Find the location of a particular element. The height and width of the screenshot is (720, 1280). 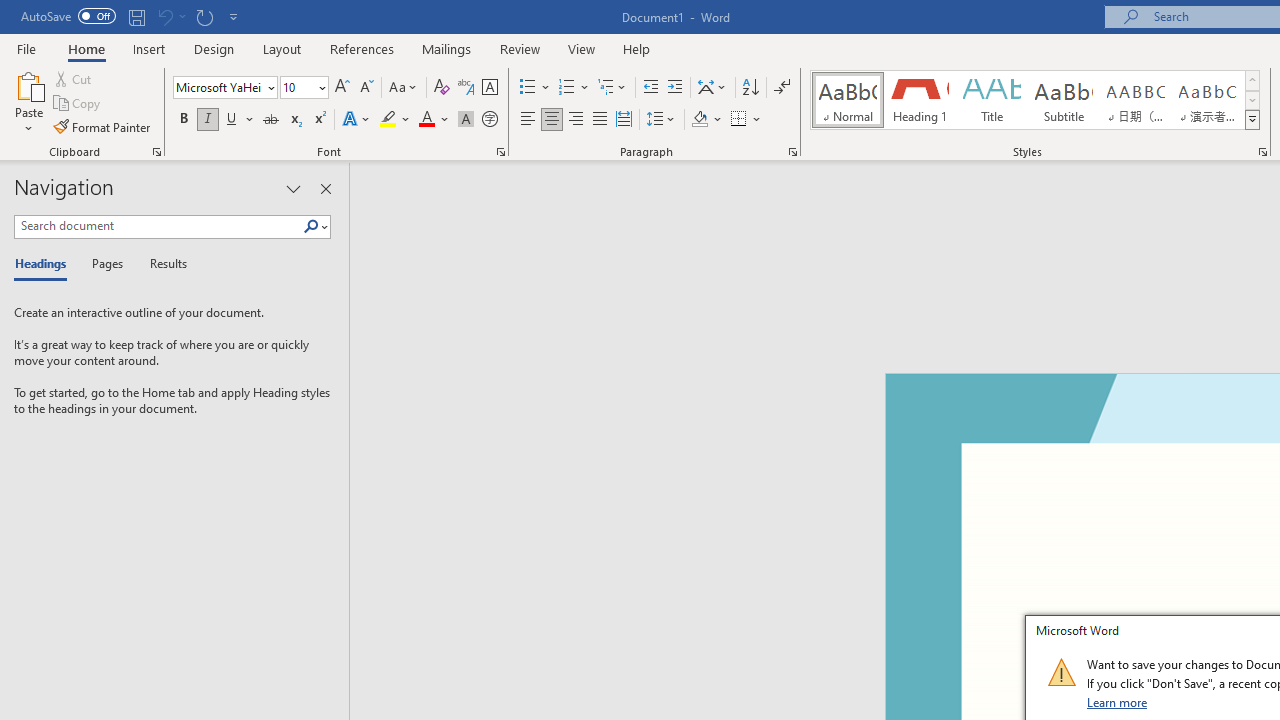

'Change Case' is located at coordinates (403, 86).